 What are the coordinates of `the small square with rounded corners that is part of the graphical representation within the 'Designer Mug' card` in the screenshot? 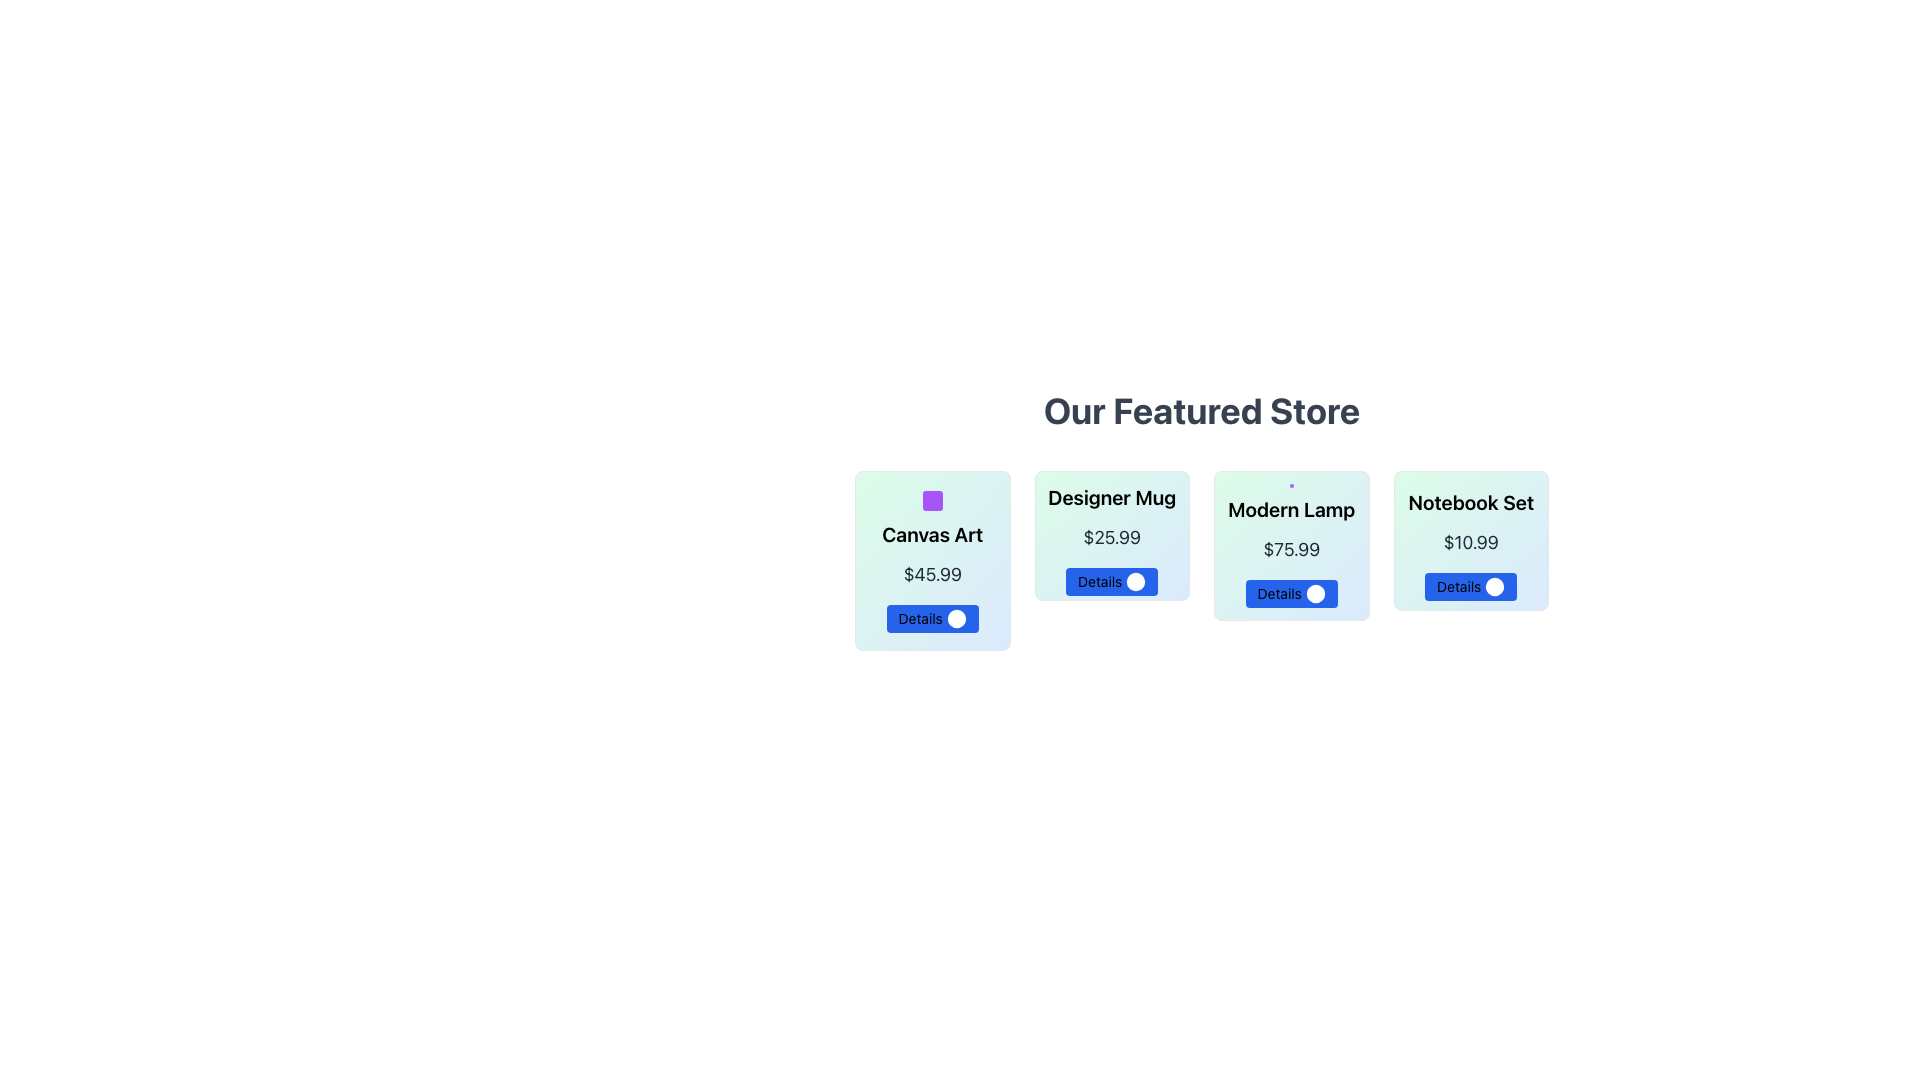 It's located at (1111, 488).